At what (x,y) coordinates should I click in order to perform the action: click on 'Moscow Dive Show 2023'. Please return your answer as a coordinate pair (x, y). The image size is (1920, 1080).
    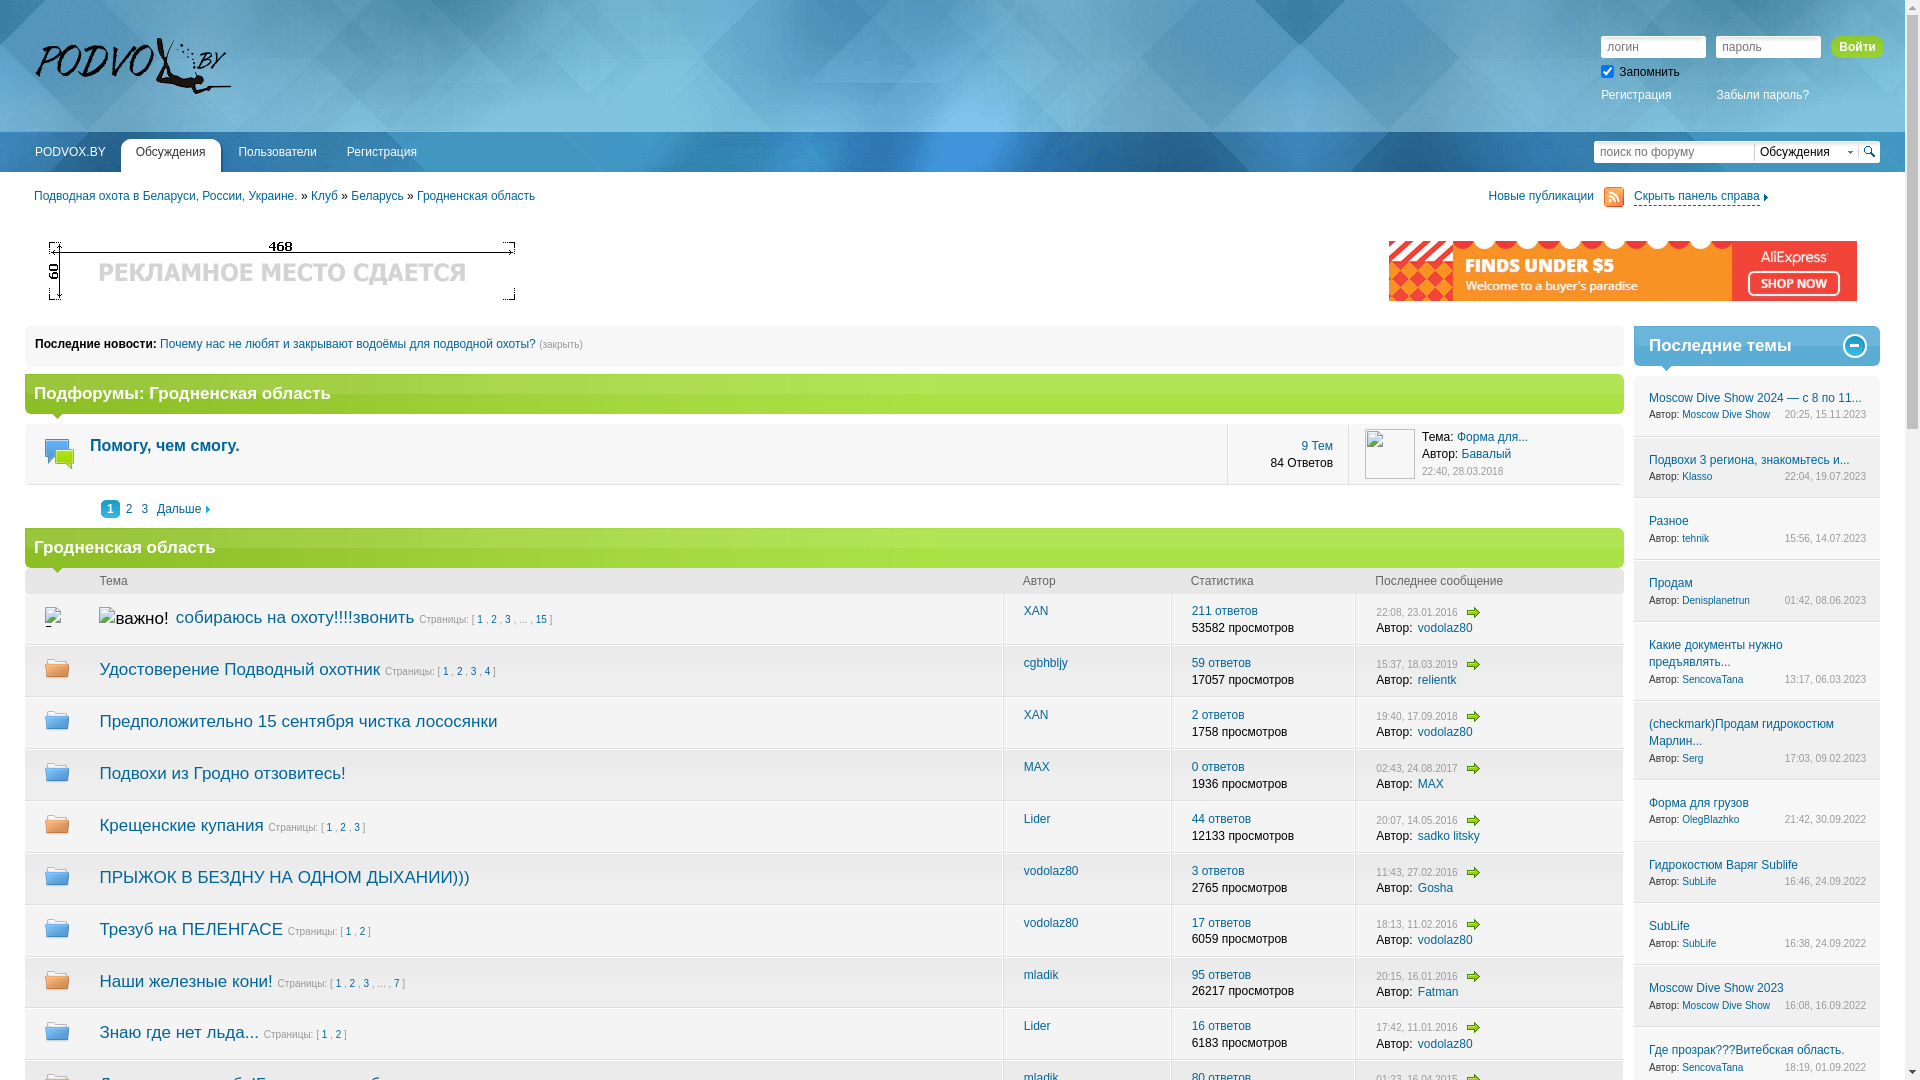
    Looking at the image, I should click on (1715, 986).